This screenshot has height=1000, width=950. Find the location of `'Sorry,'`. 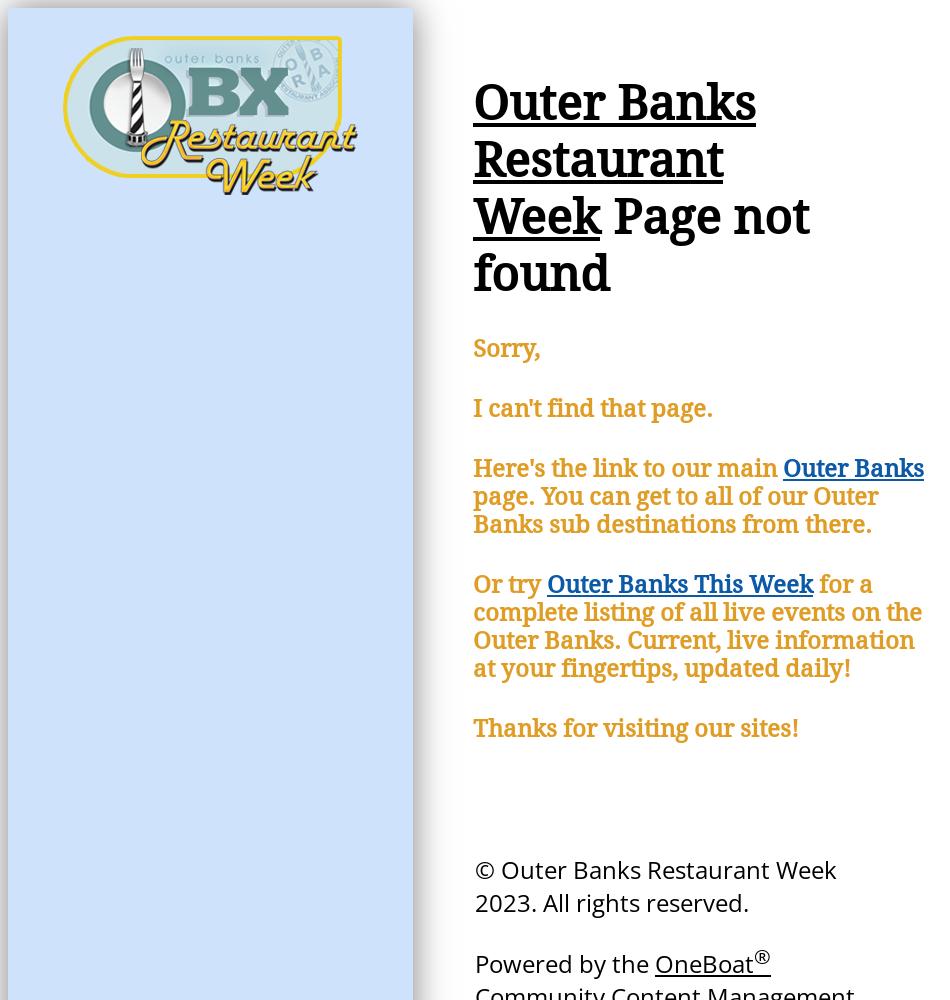

'Sorry,' is located at coordinates (472, 348).